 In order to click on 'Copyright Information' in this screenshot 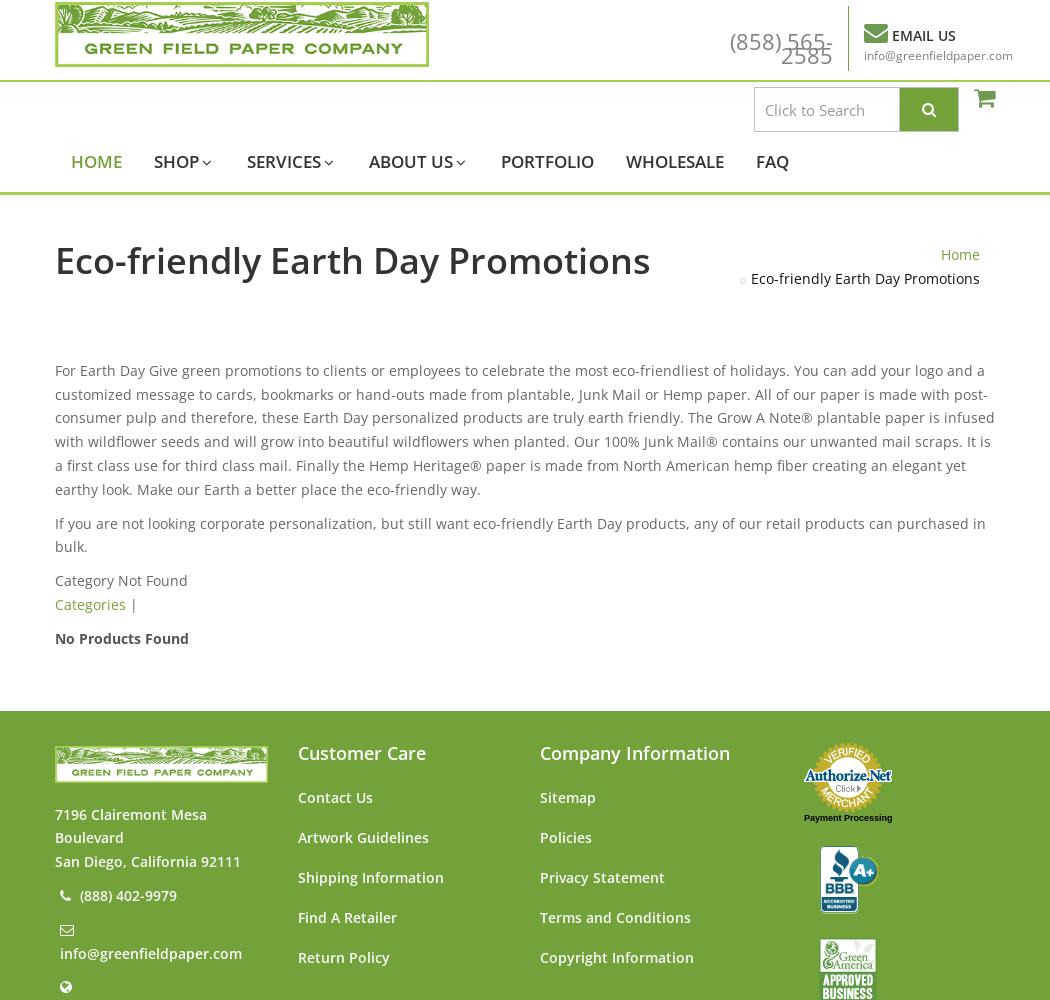, I will do `click(616, 955)`.